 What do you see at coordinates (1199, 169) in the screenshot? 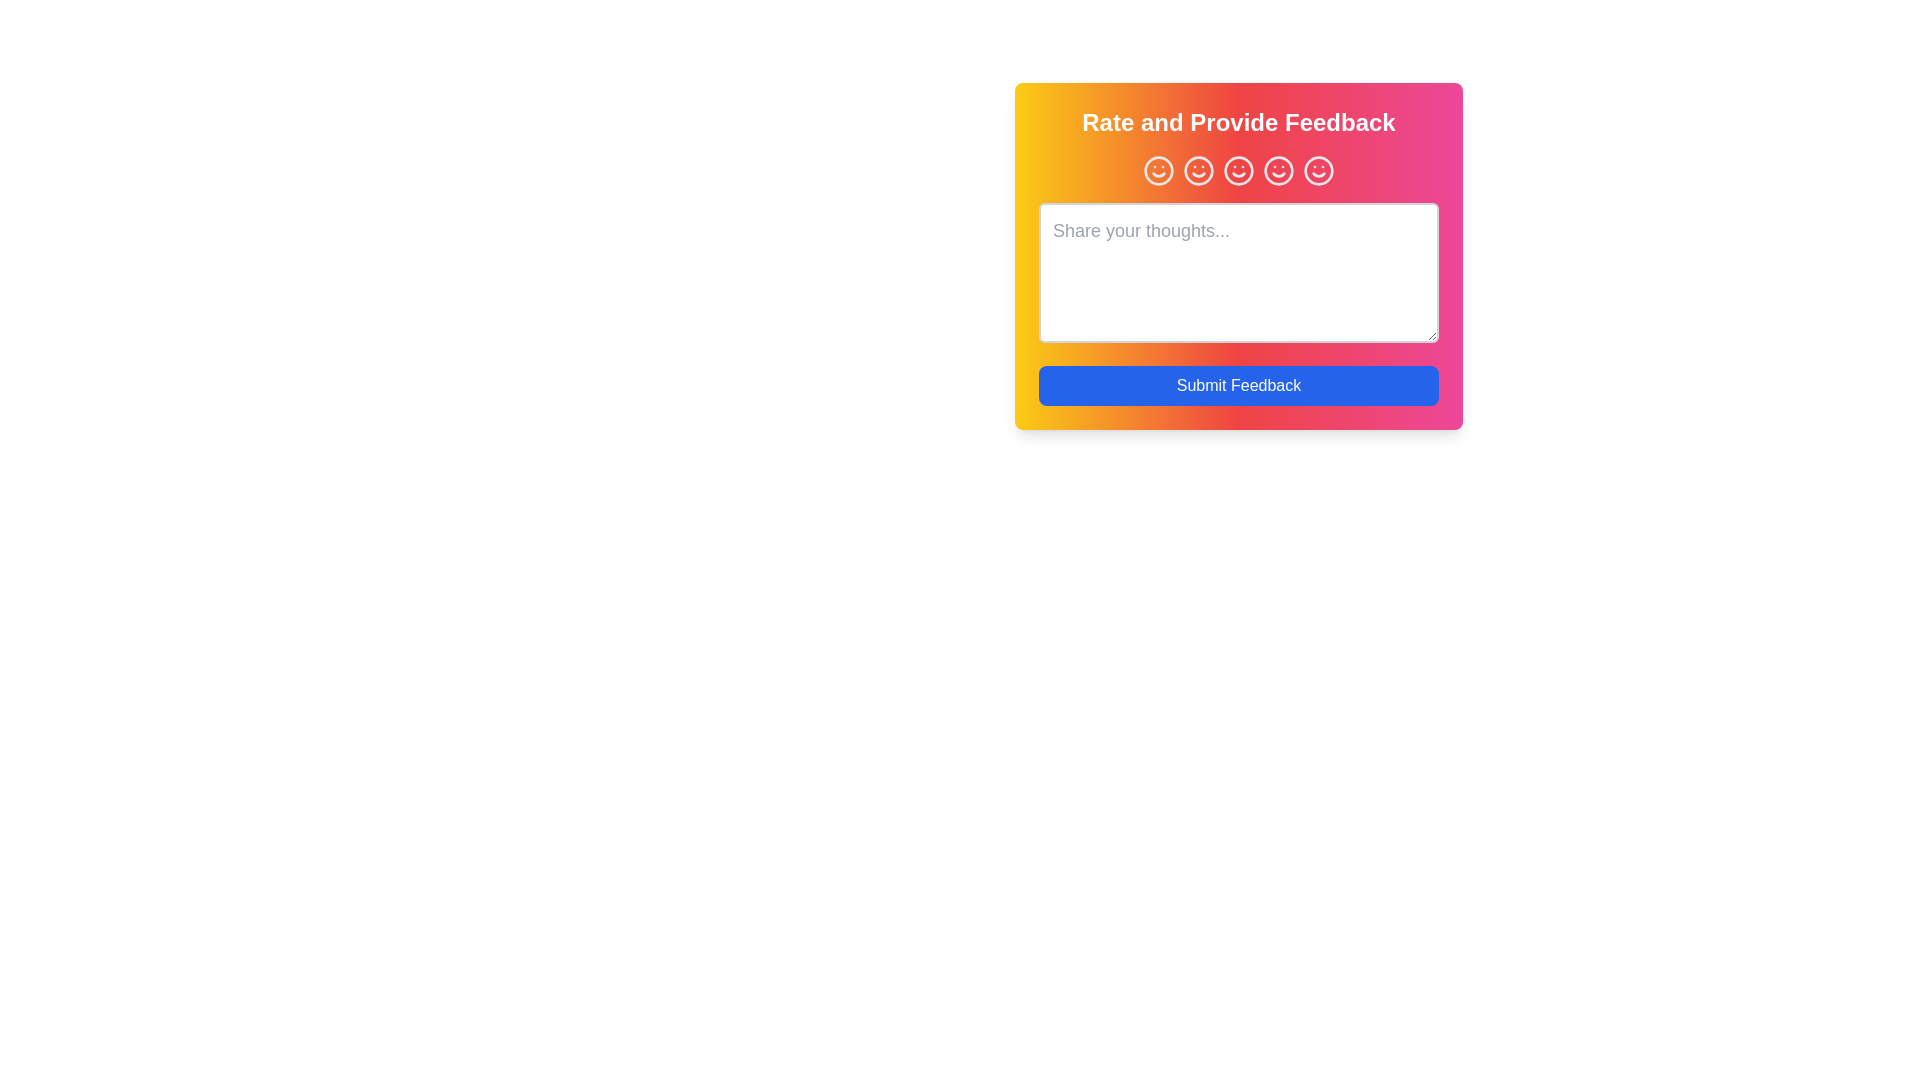
I see `the smiley face corresponding to the rating 2` at bounding box center [1199, 169].